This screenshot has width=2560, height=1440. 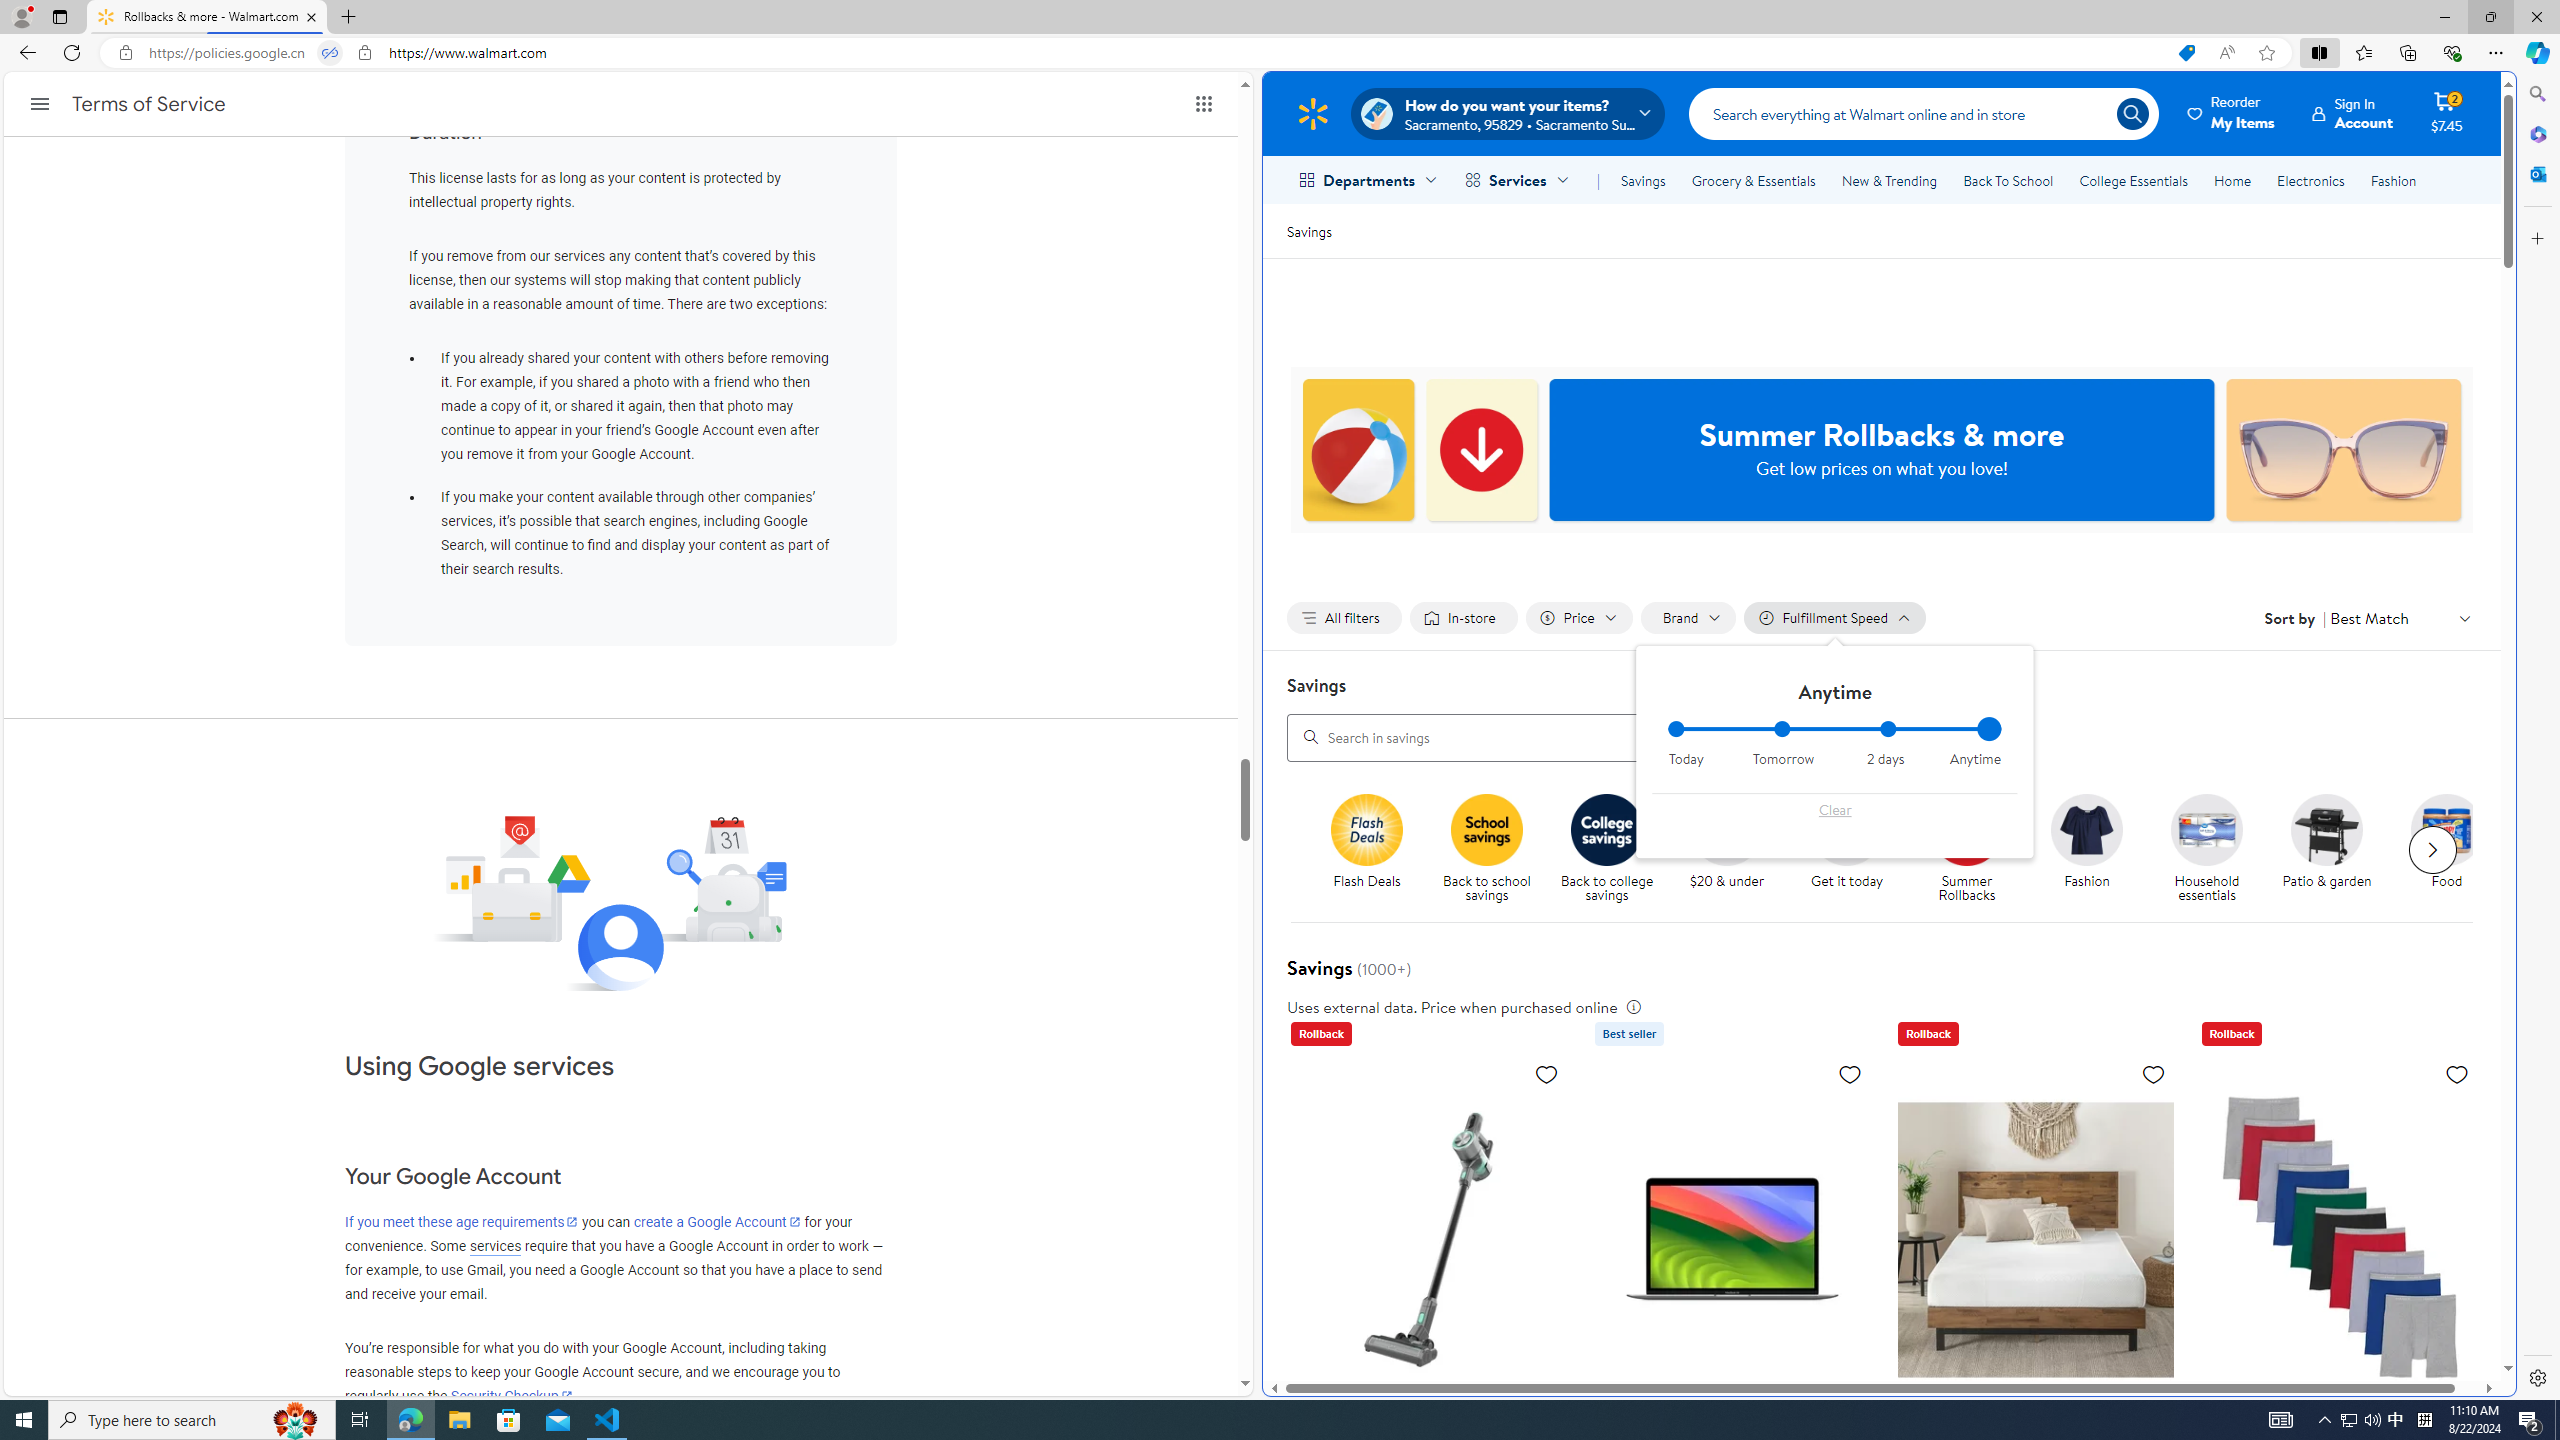 I want to click on 'Fashion Fashion', so click(x=2087, y=842).